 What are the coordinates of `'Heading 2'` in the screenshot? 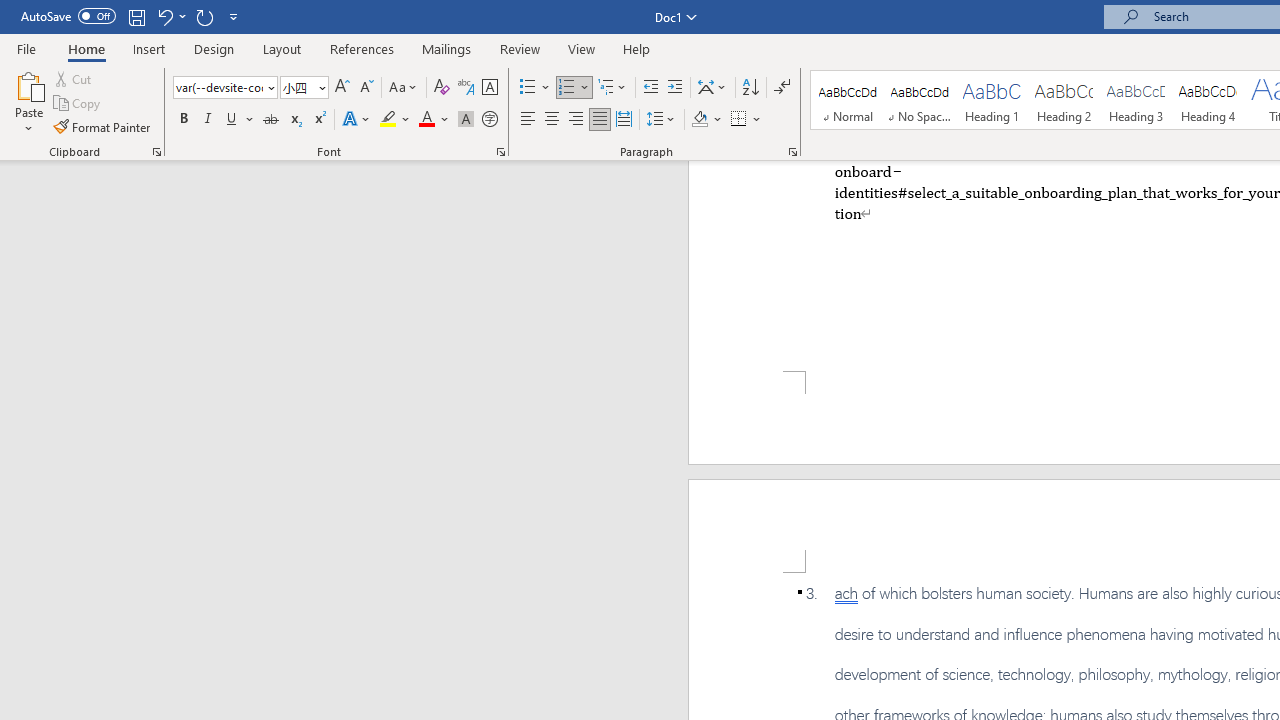 It's located at (1062, 100).